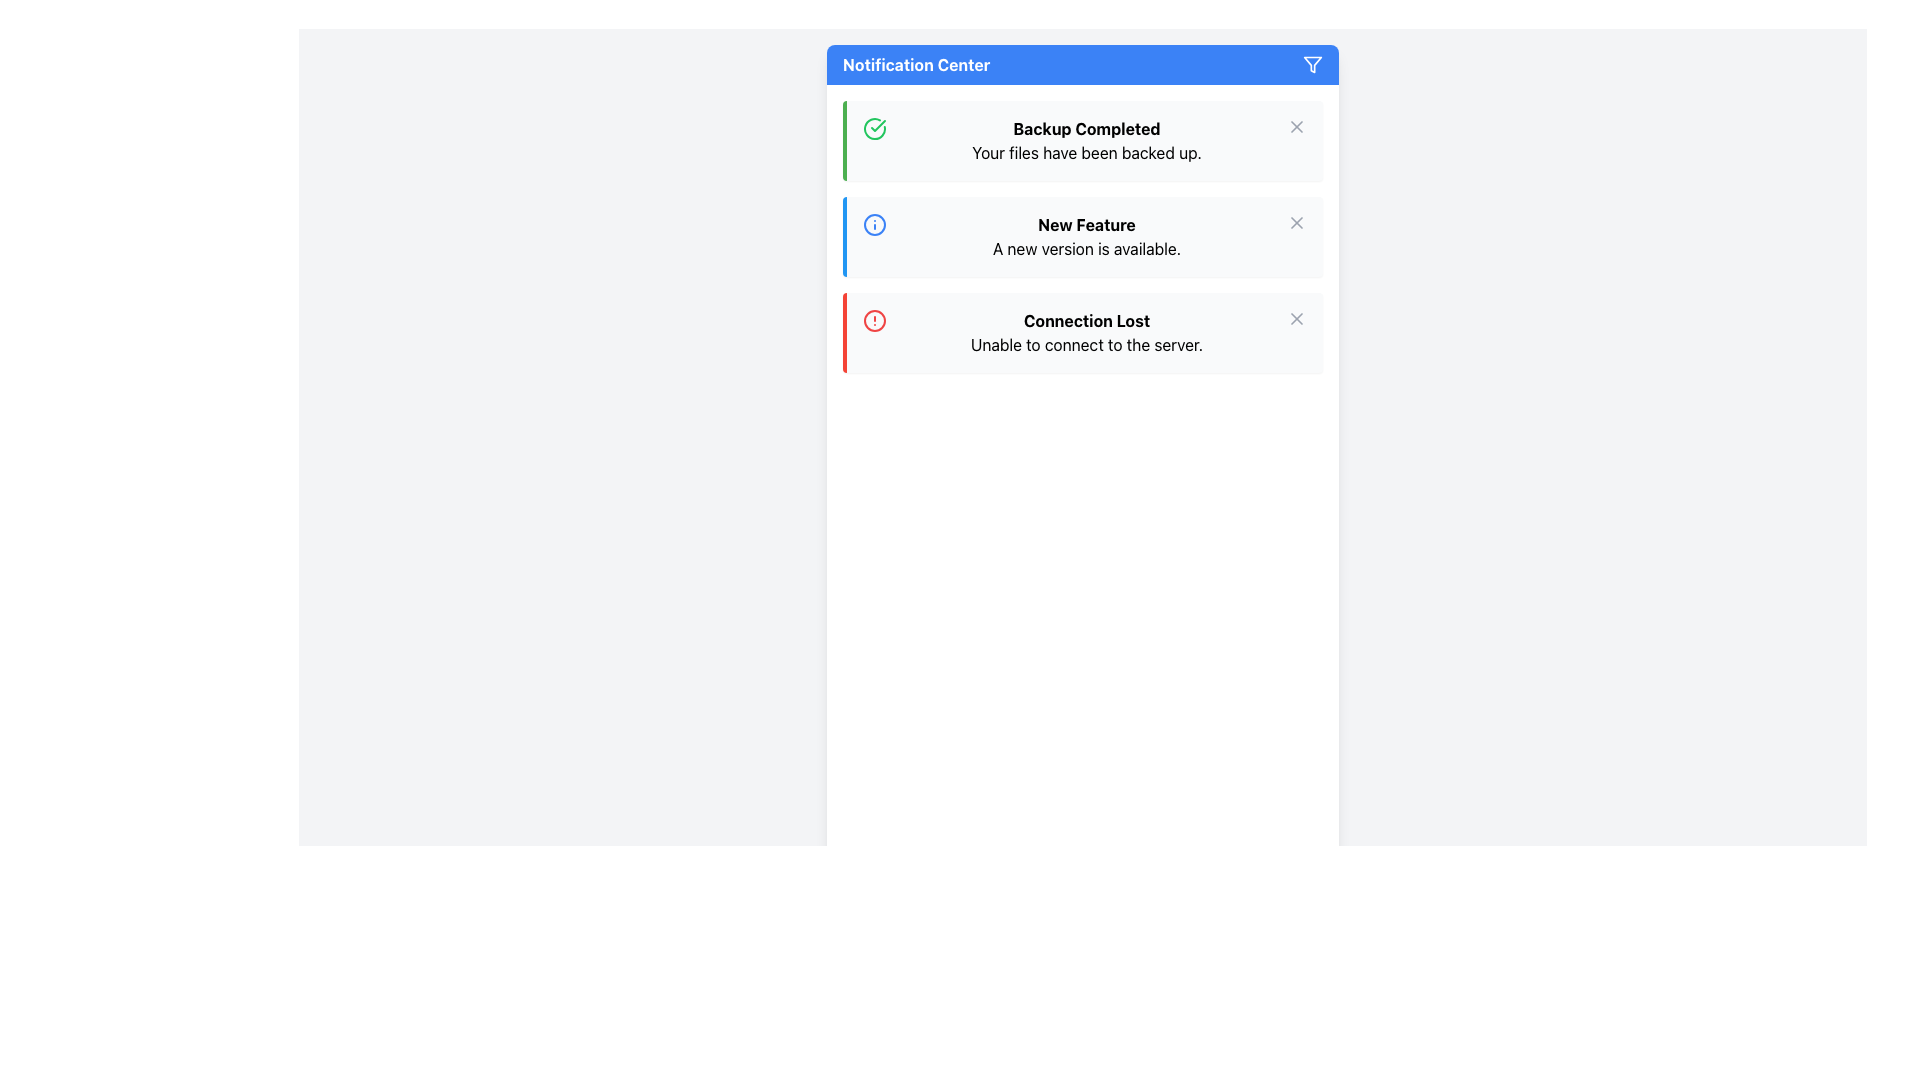 This screenshot has width=1920, height=1080. I want to click on the alert icon indicating an issue related to the 'Connection Lost' text in the third notification card from the top, so click(874, 319).